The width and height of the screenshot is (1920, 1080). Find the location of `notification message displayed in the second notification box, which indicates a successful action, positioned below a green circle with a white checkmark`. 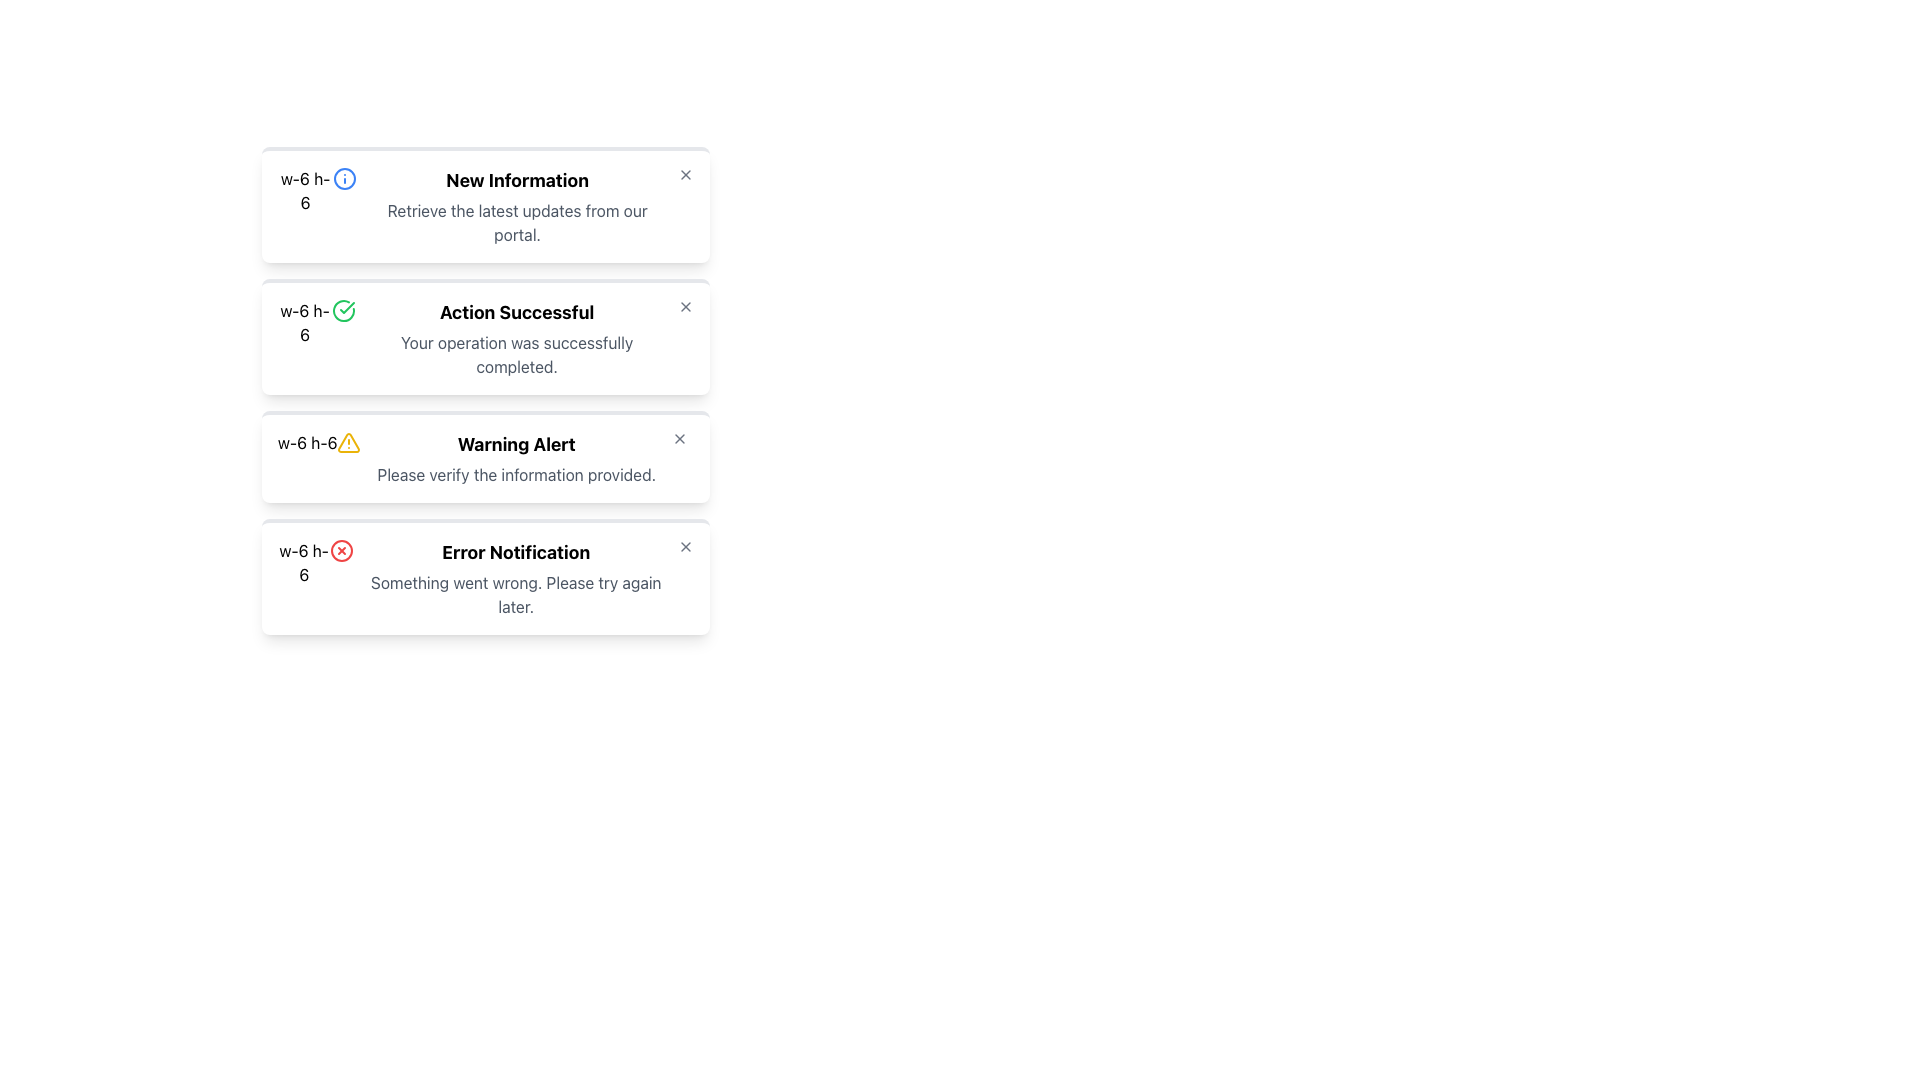

notification message displayed in the second notification box, which indicates a successful action, positioned below a green circle with a white checkmark is located at coordinates (517, 338).